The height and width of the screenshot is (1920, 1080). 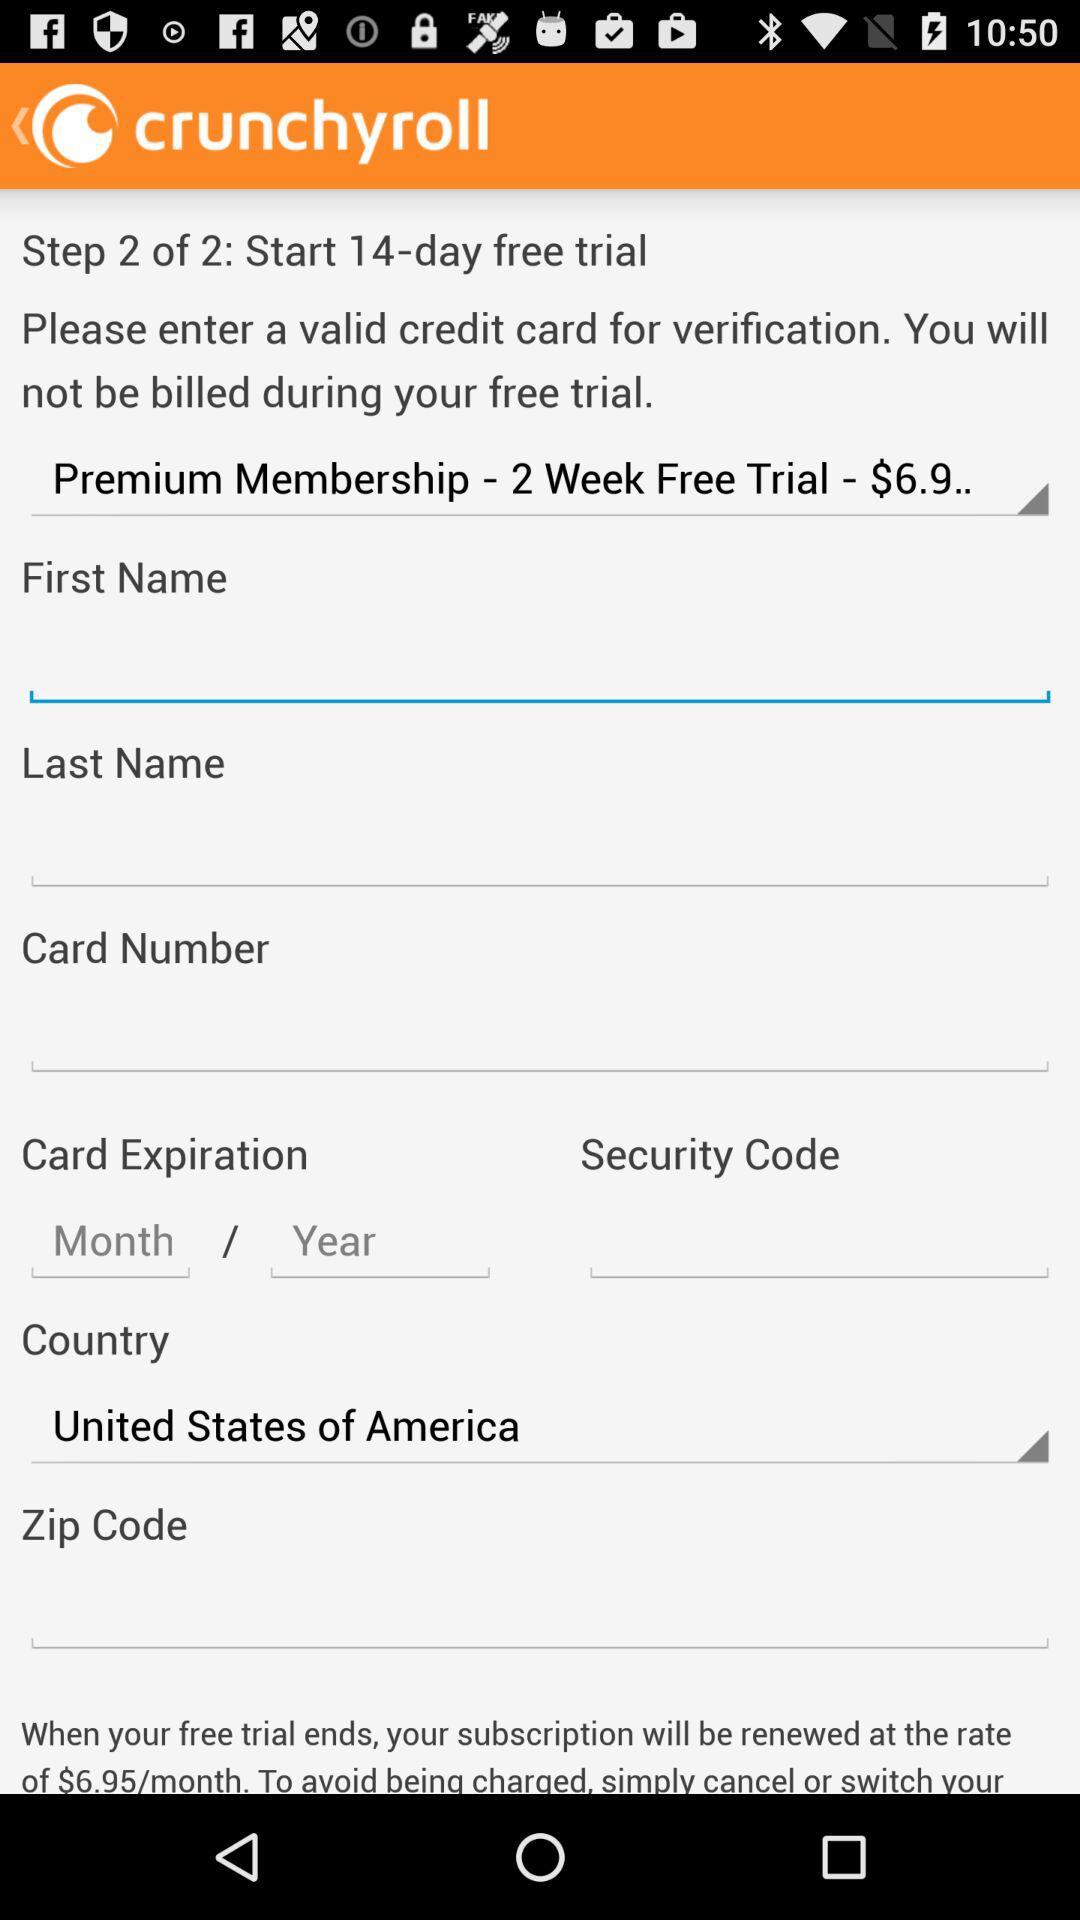 What do you see at coordinates (540, 663) in the screenshot?
I see `your first name` at bounding box center [540, 663].